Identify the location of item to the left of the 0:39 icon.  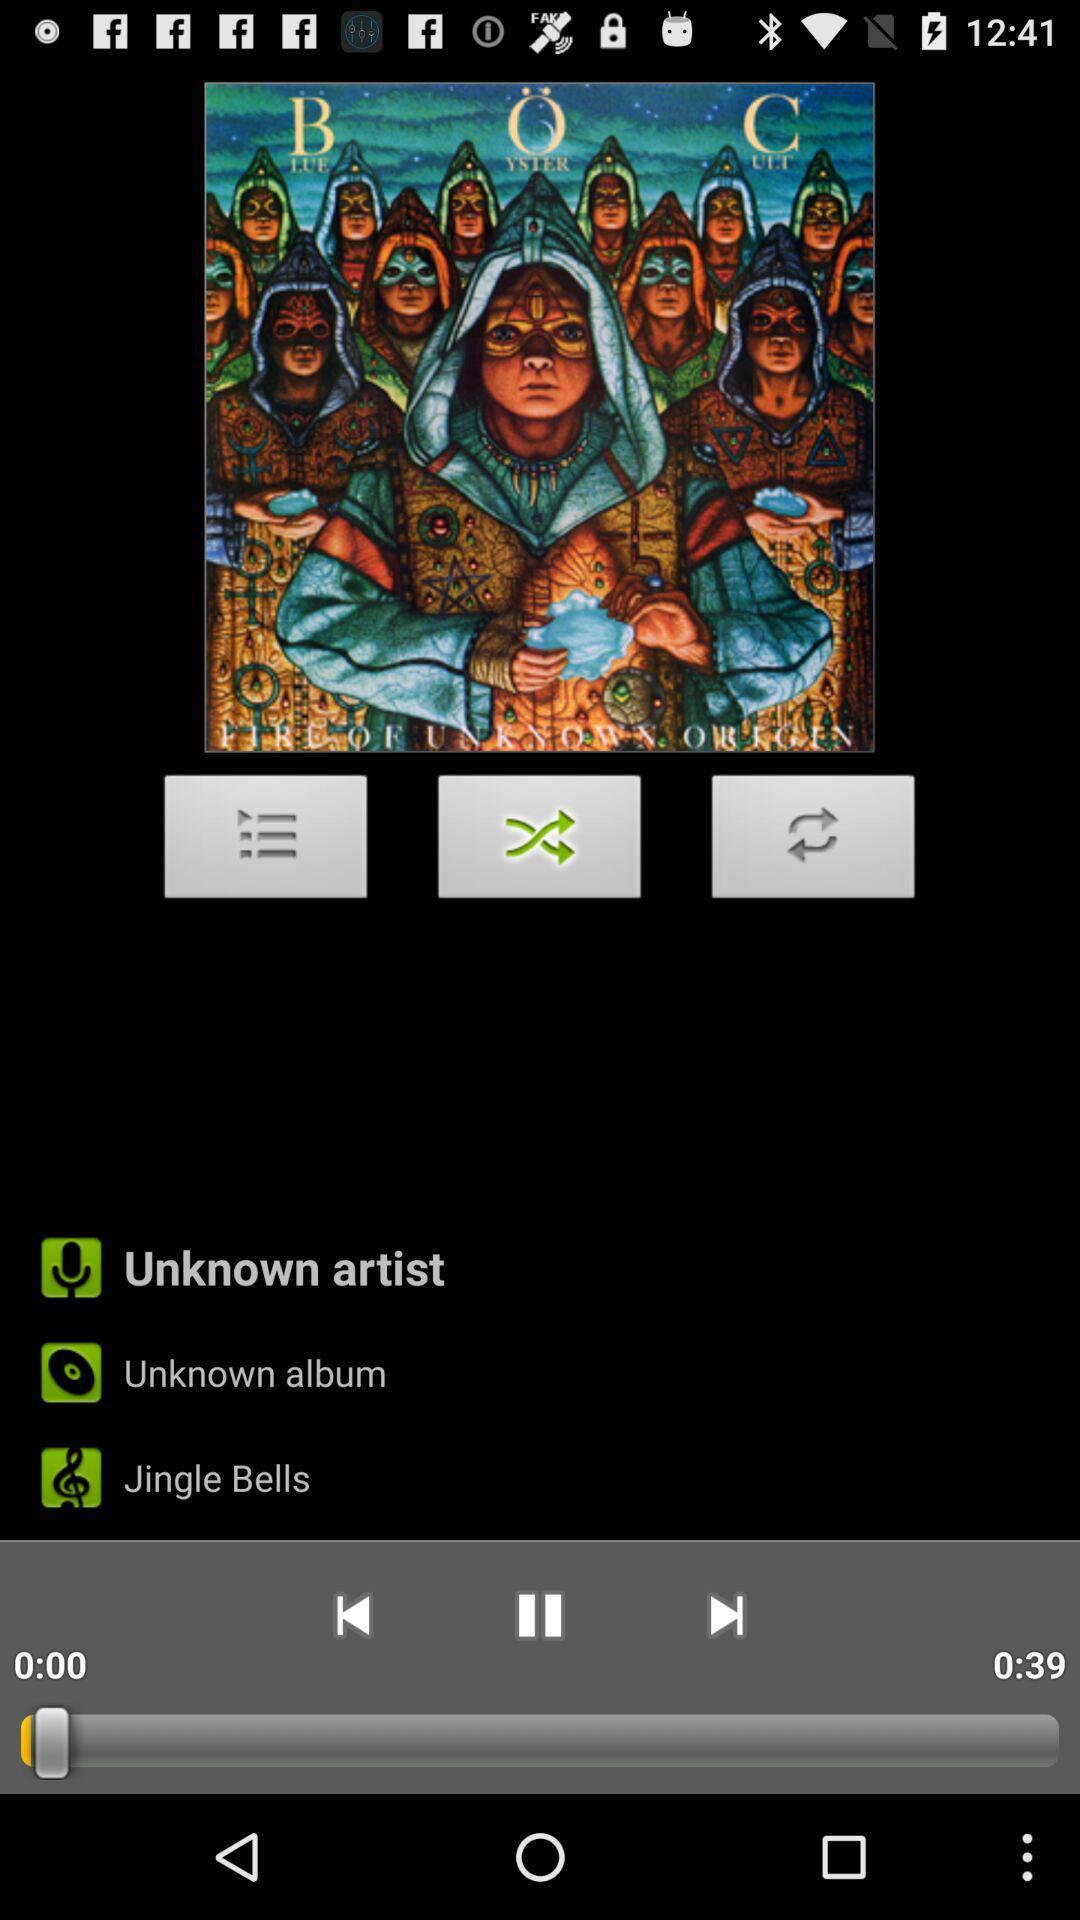
(726, 1615).